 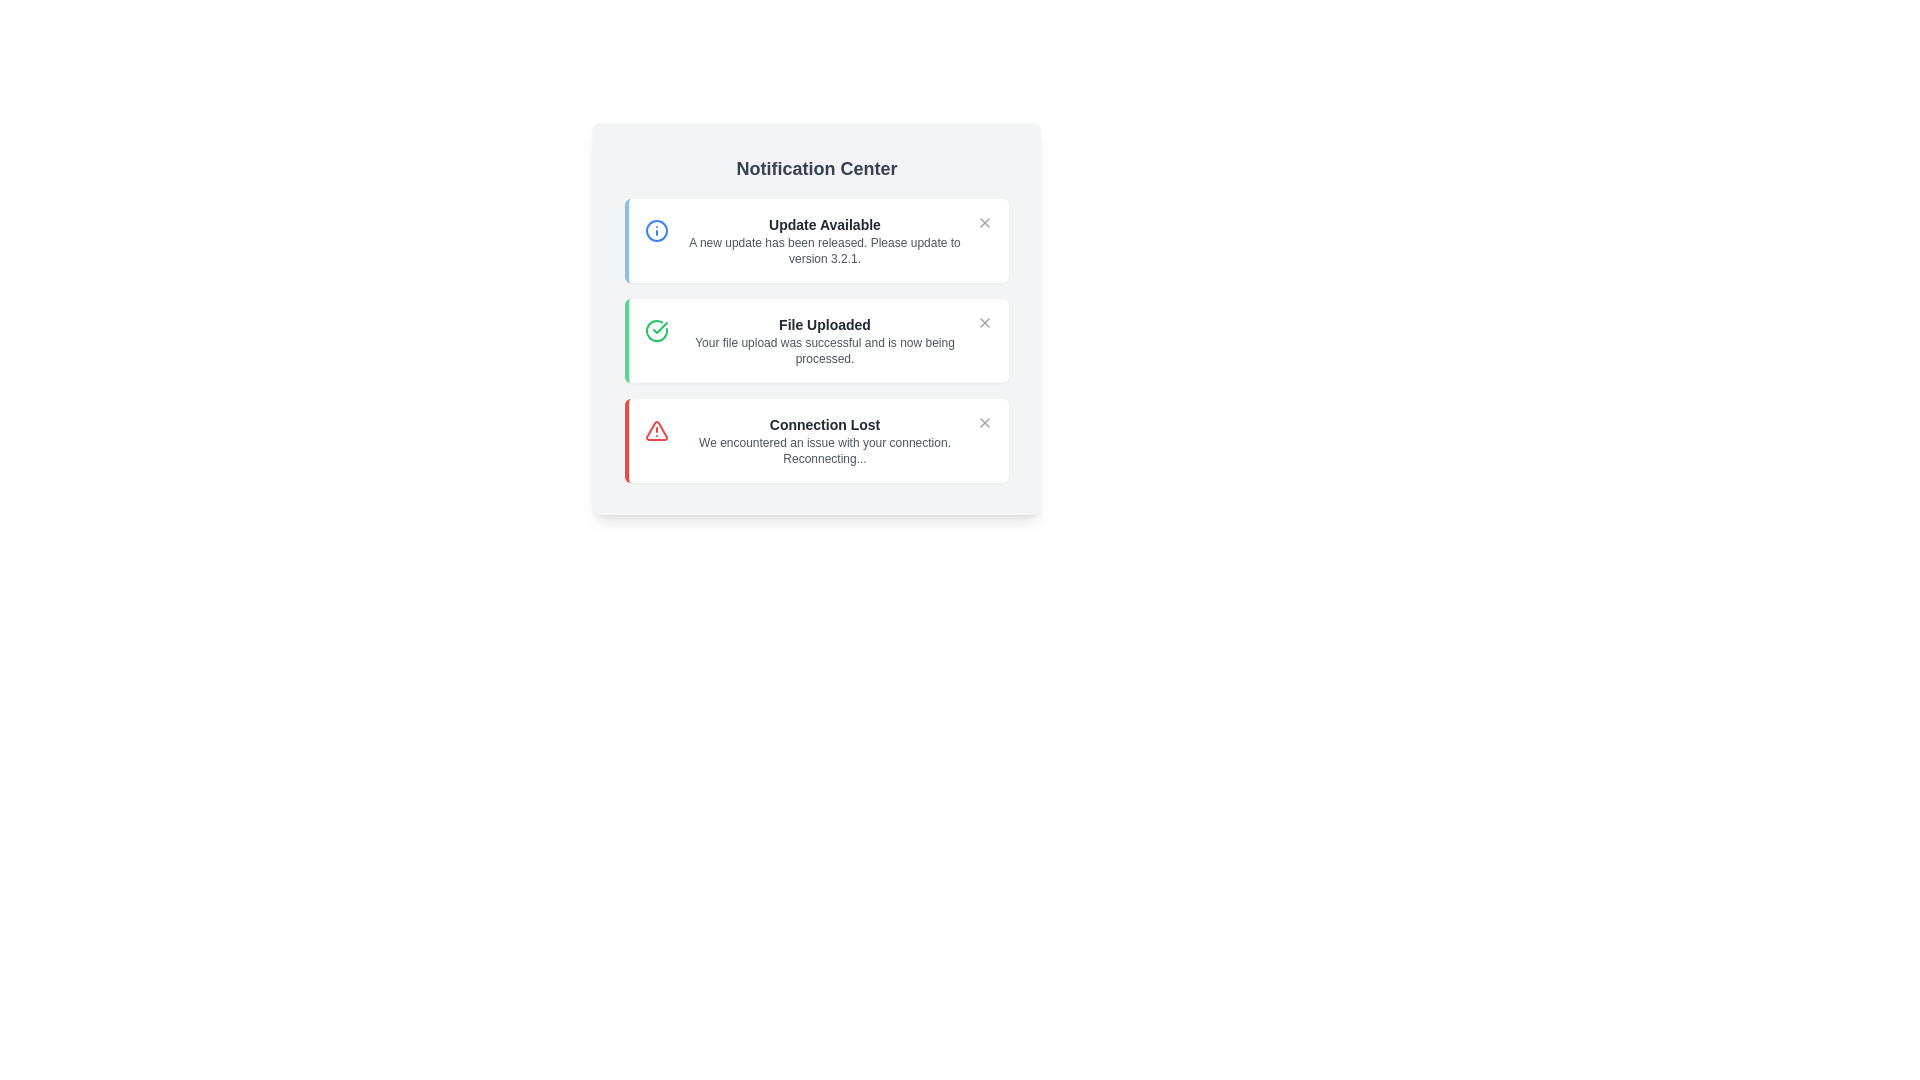 I want to click on the text block containing the message 'A new update has been released. Please update to version 3.2.1.' to check for interactions or tooltips, so click(x=825, y=249).